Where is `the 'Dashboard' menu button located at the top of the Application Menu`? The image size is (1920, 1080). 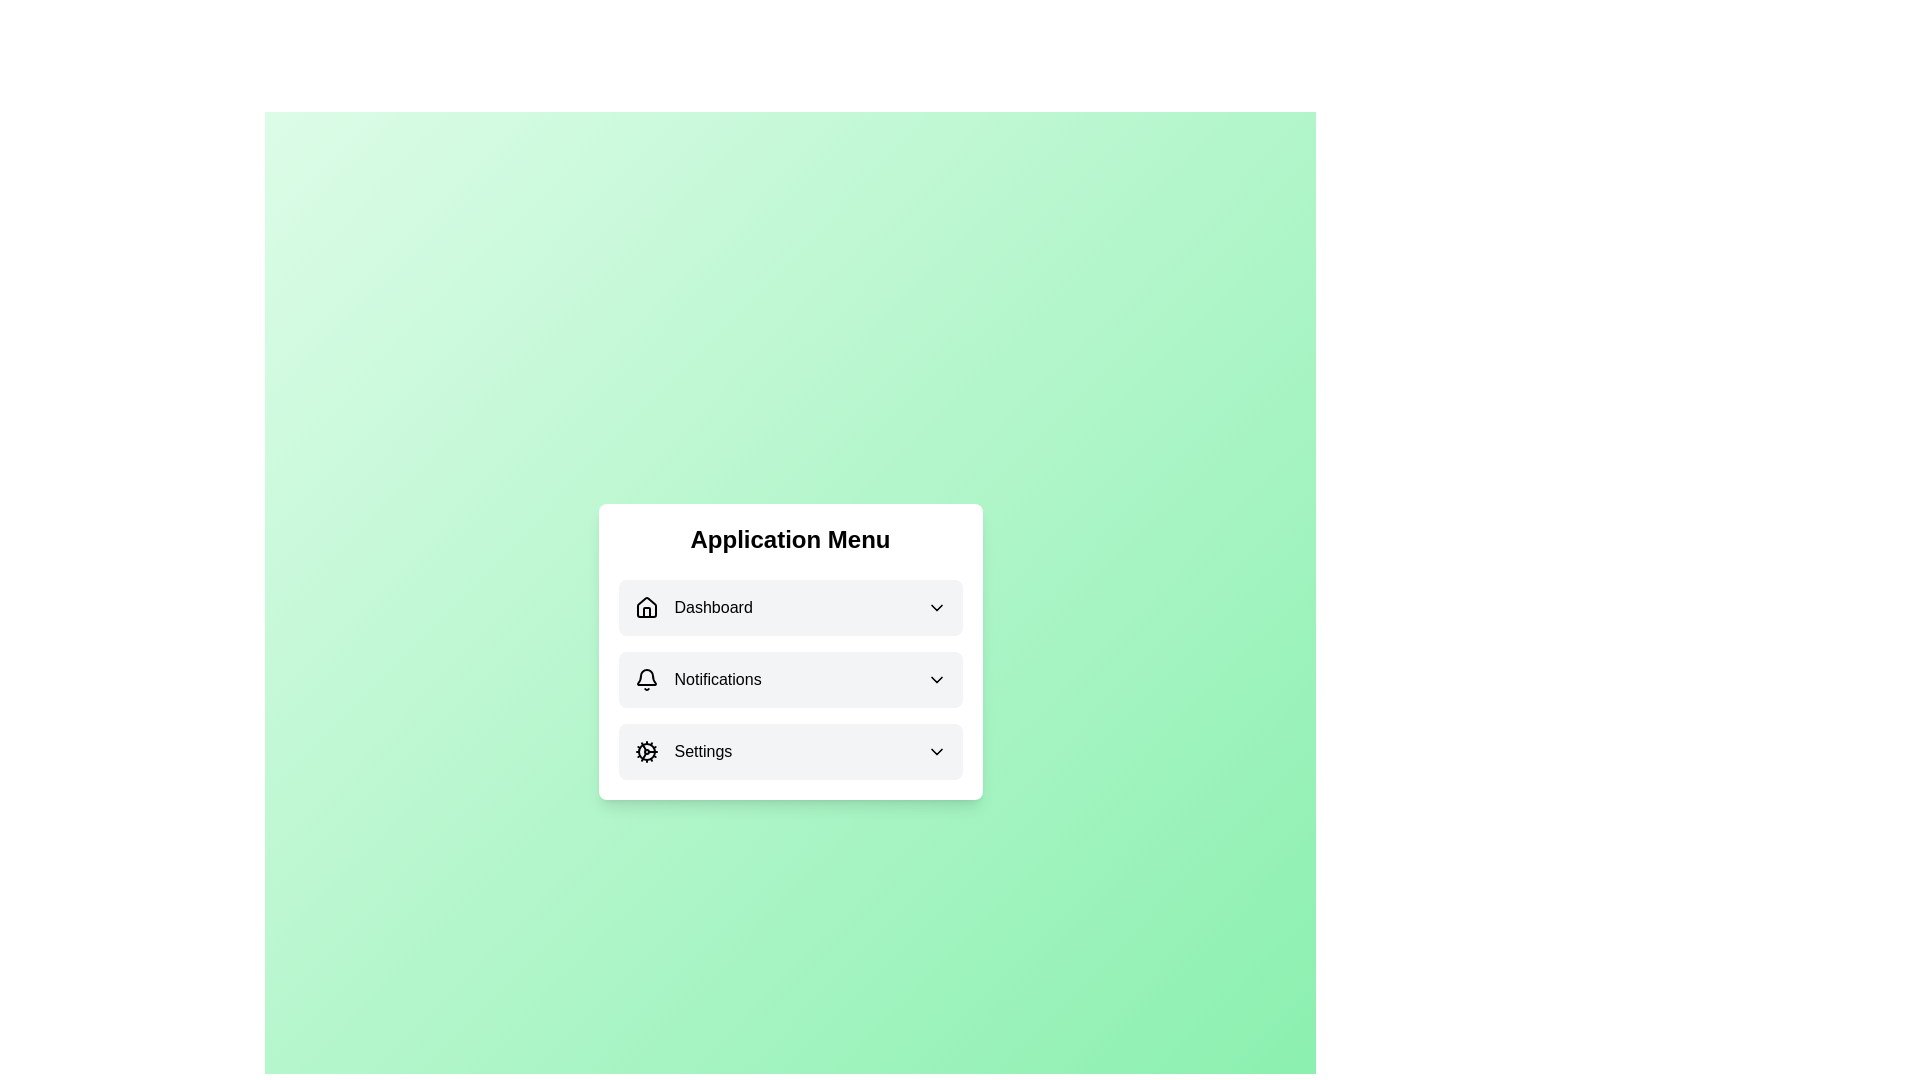 the 'Dashboard' menu button located at the top of the Application Menu is located at coordinates (789, 607).